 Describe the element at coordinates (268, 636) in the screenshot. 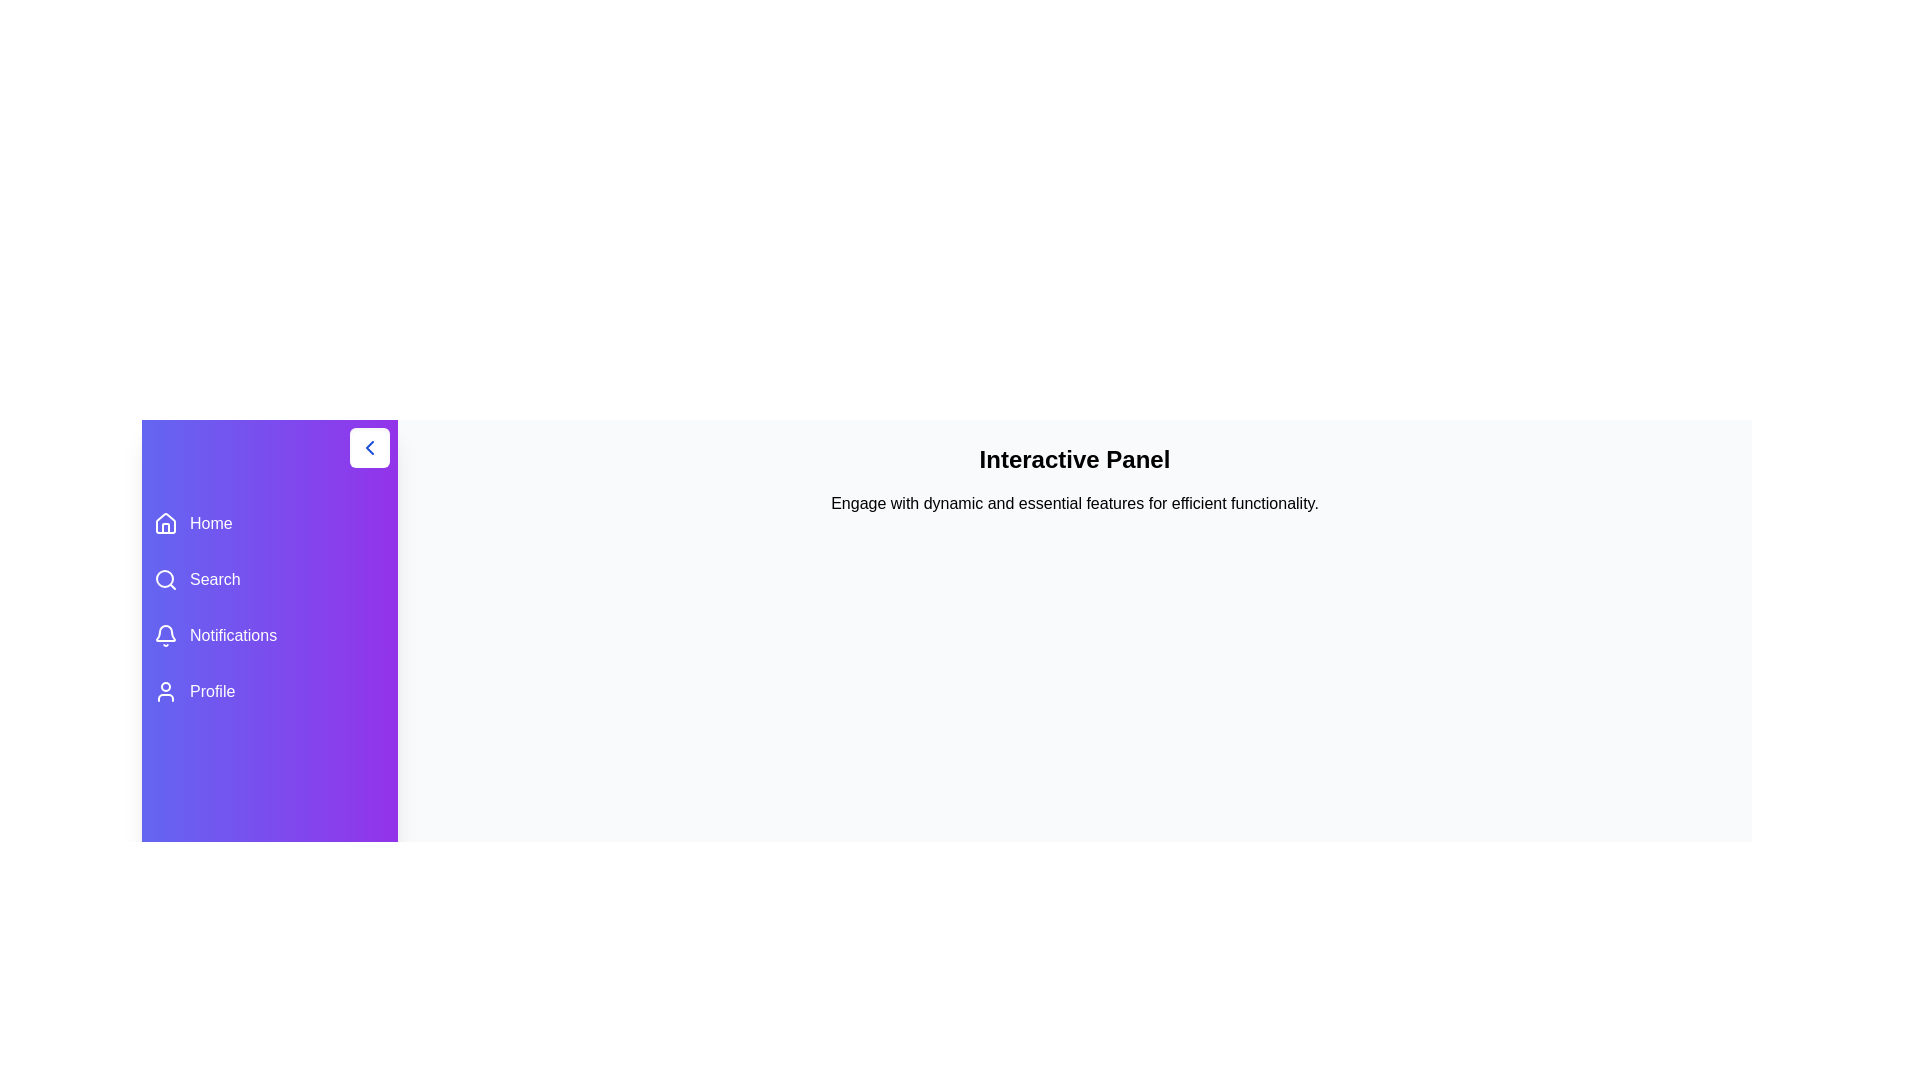

I see `the menu item labeled Notifications` at that location.